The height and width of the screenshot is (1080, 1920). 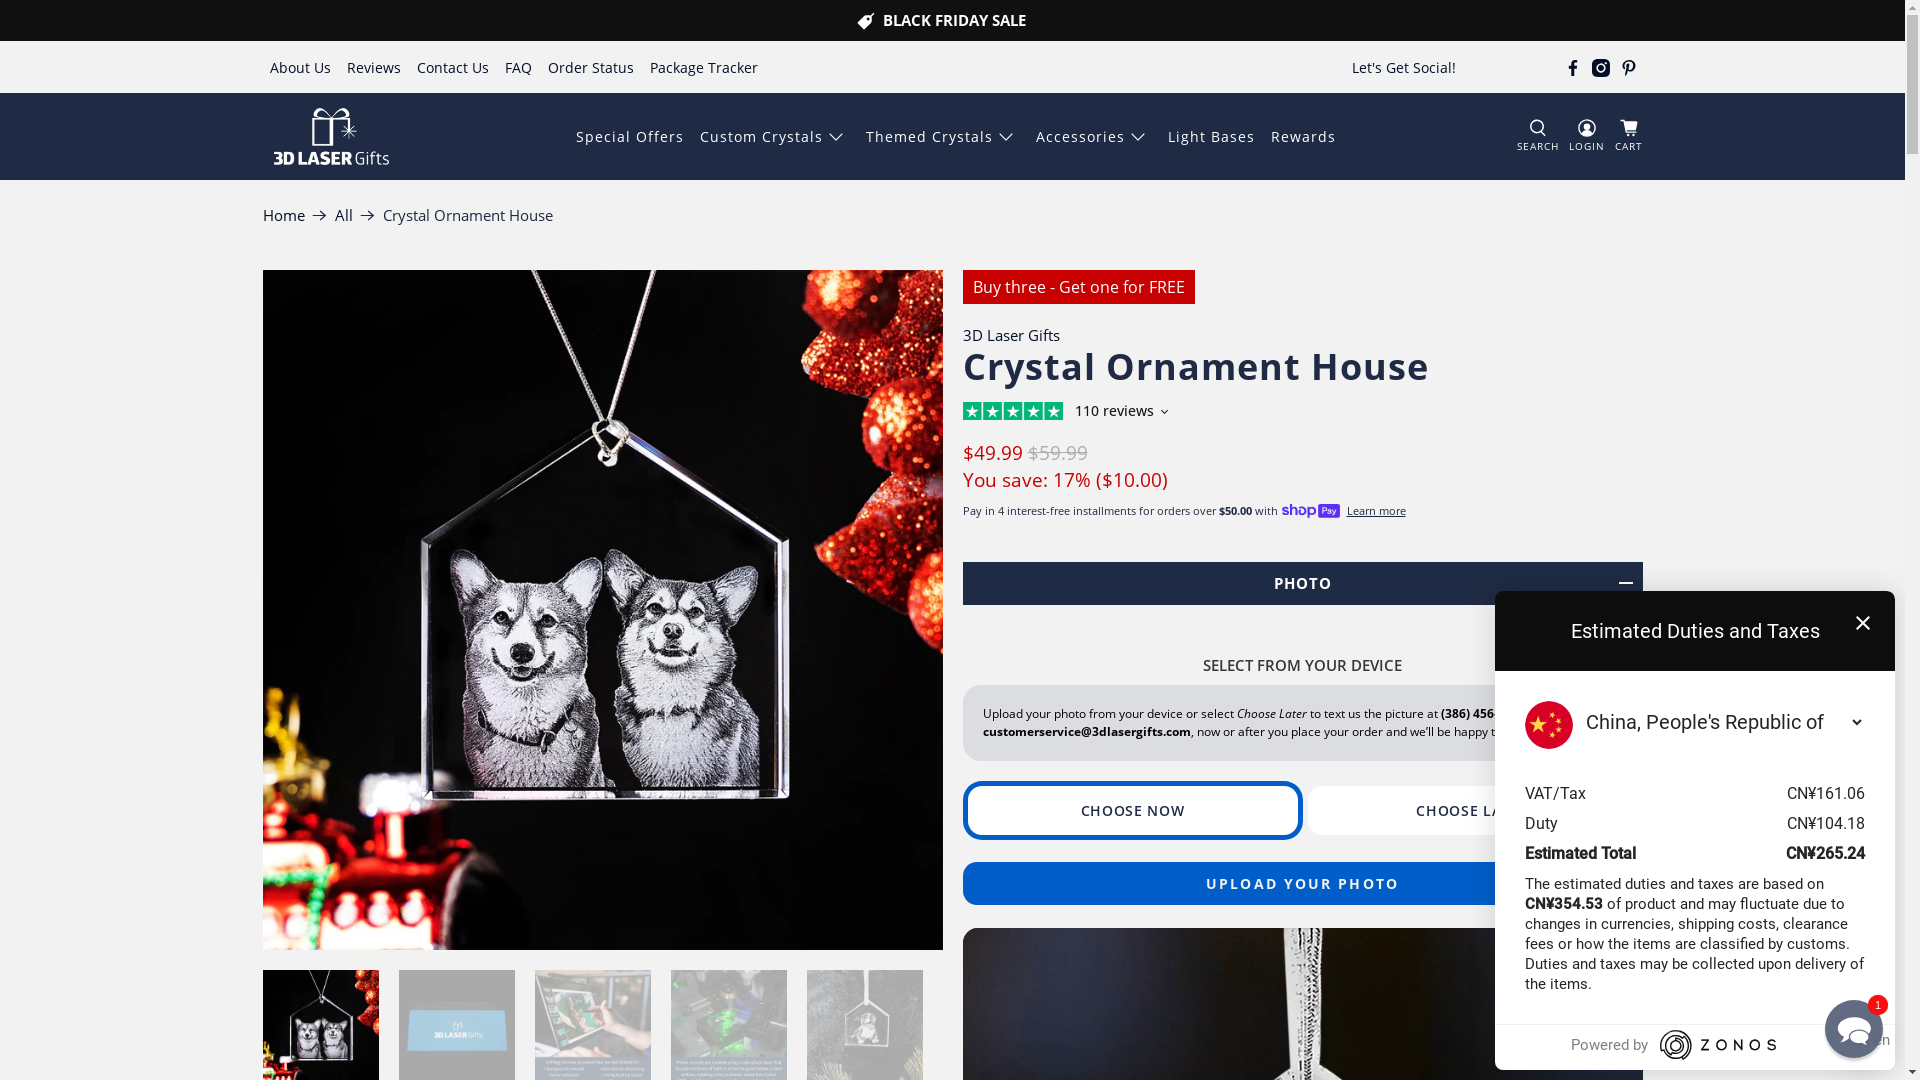 I want to click on '3D Laser Gifts on Facebook', so click(x=1572, y=67).